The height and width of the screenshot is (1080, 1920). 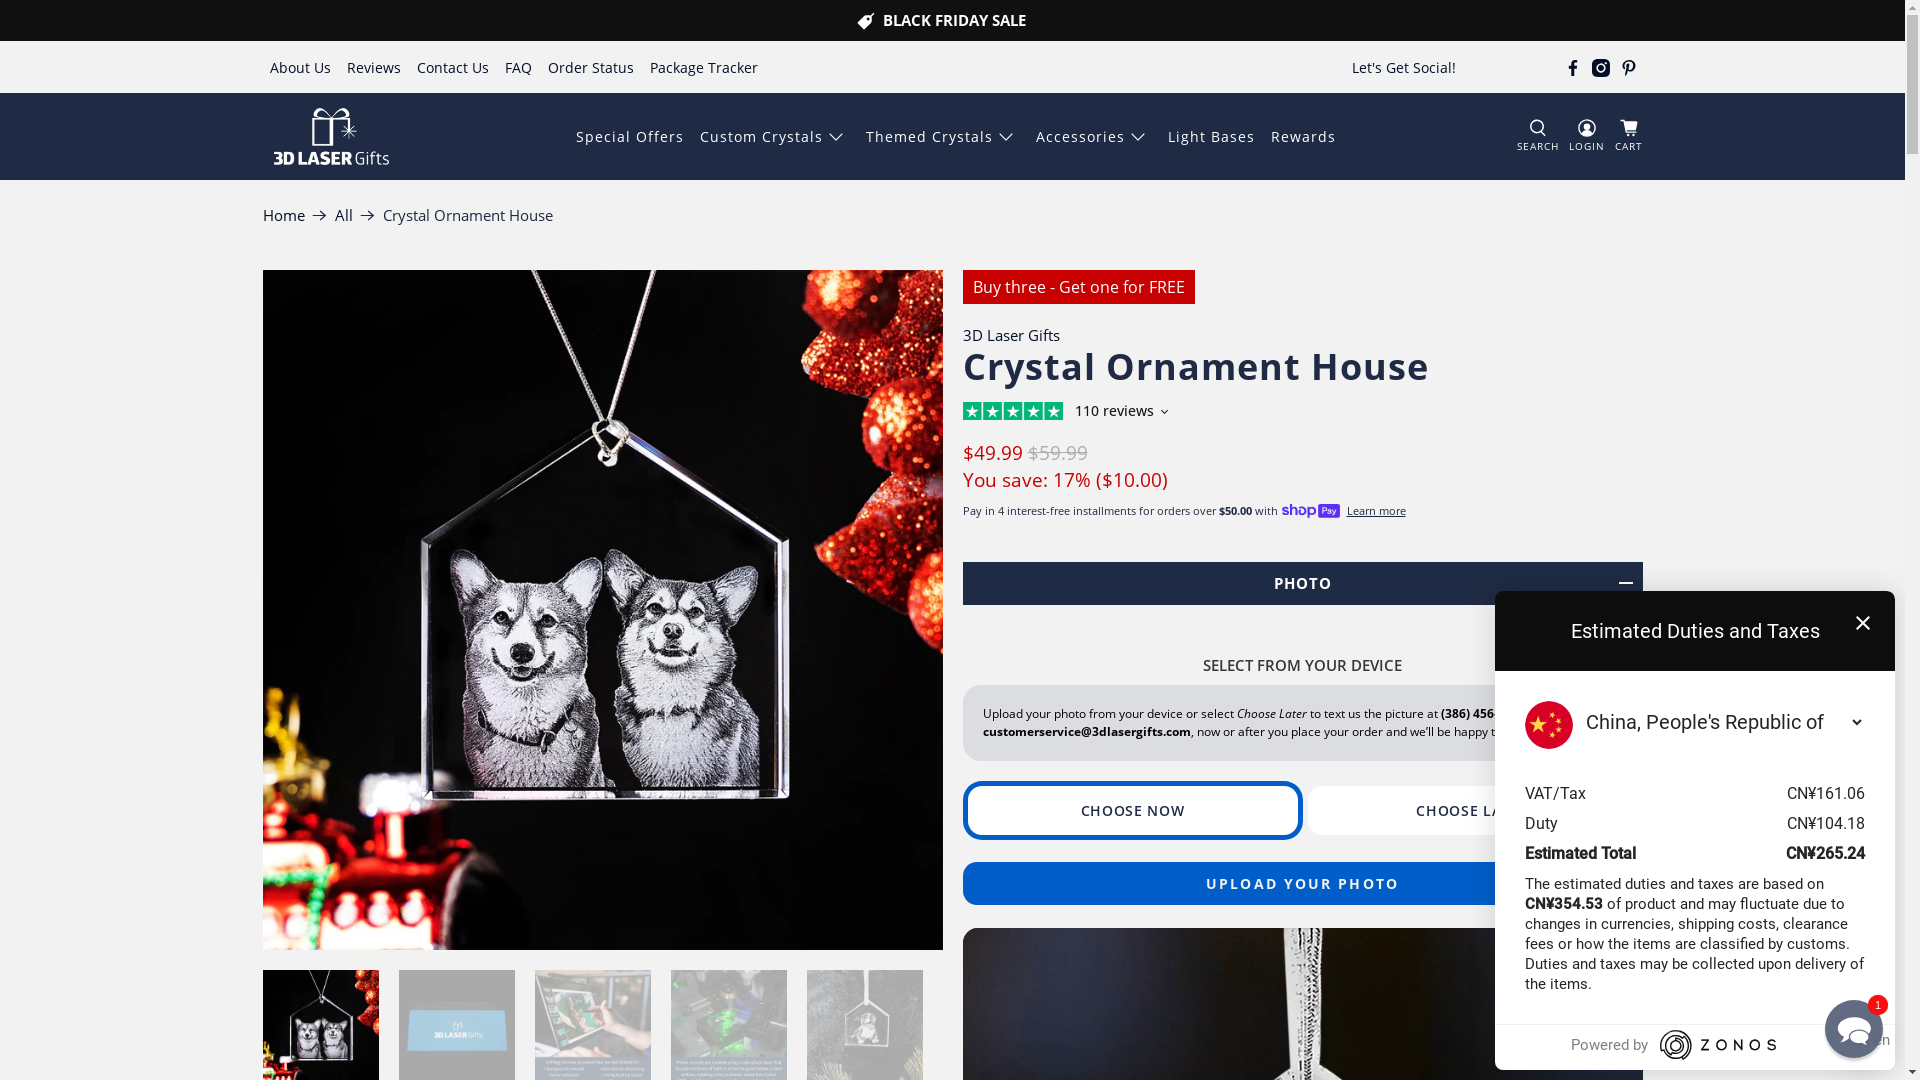 I want to click on '3D Laser Gifts on Facebook', so click(x=1572, y=67).